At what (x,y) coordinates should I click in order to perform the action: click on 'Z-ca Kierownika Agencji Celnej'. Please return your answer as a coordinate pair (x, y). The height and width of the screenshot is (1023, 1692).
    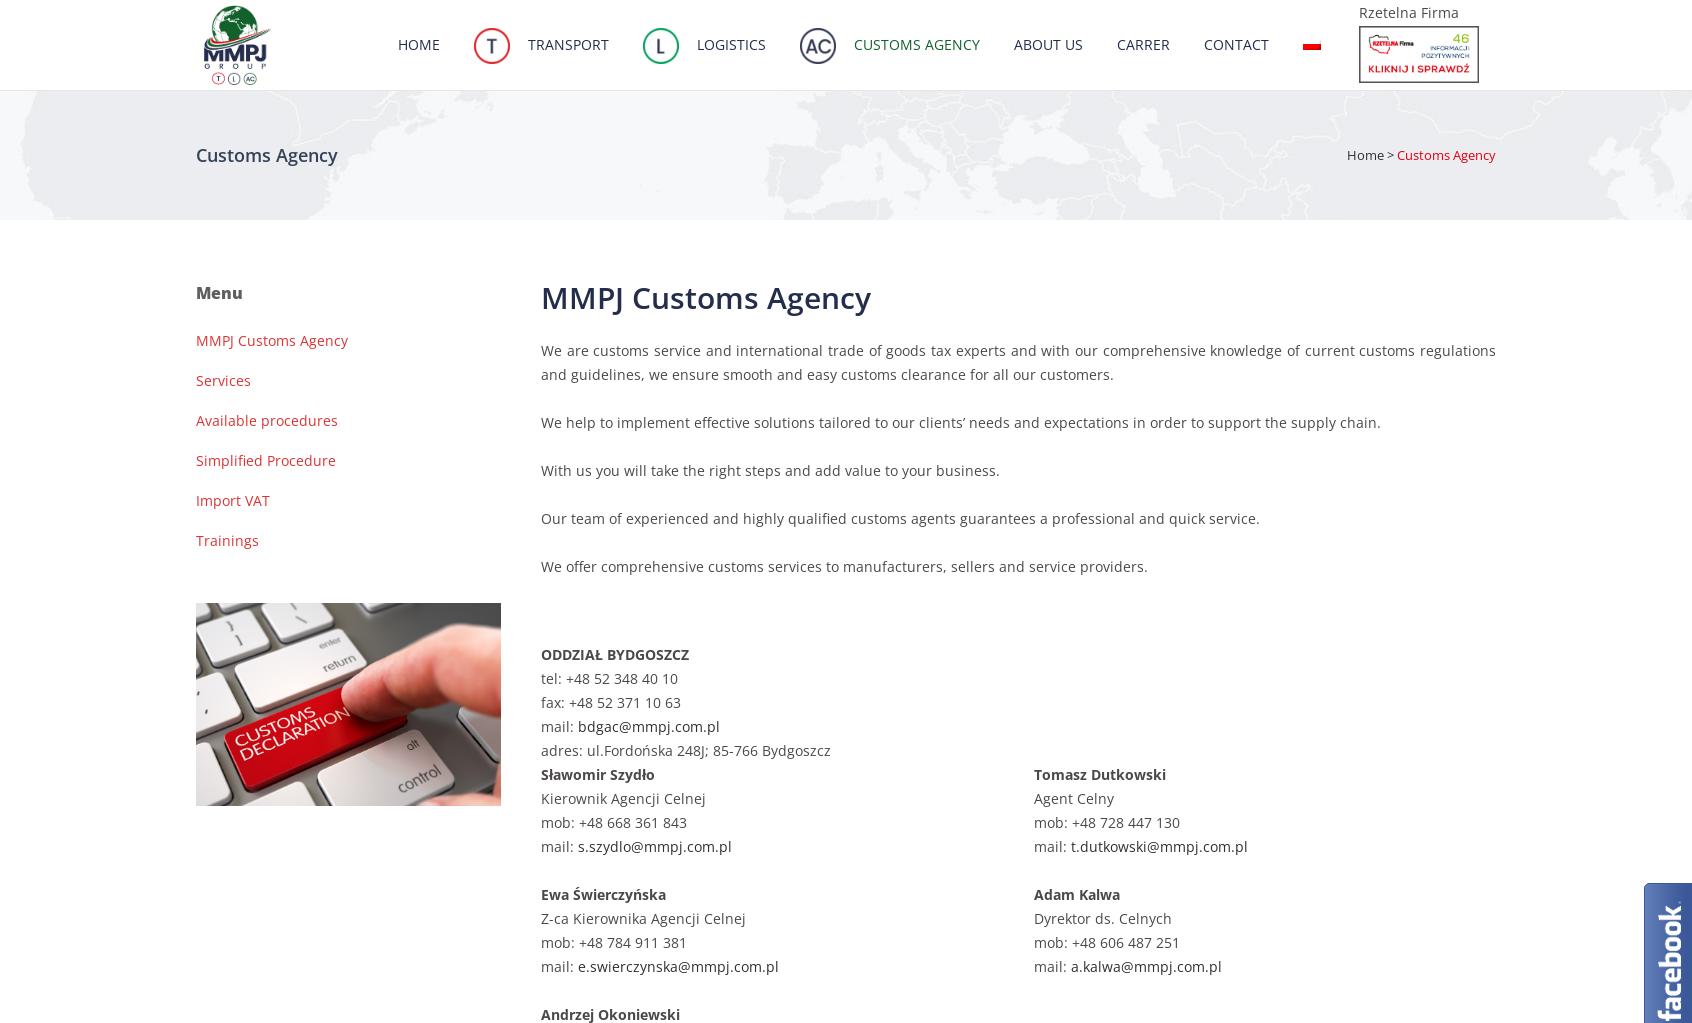
    Looking at the image, I should click on (643, 917).